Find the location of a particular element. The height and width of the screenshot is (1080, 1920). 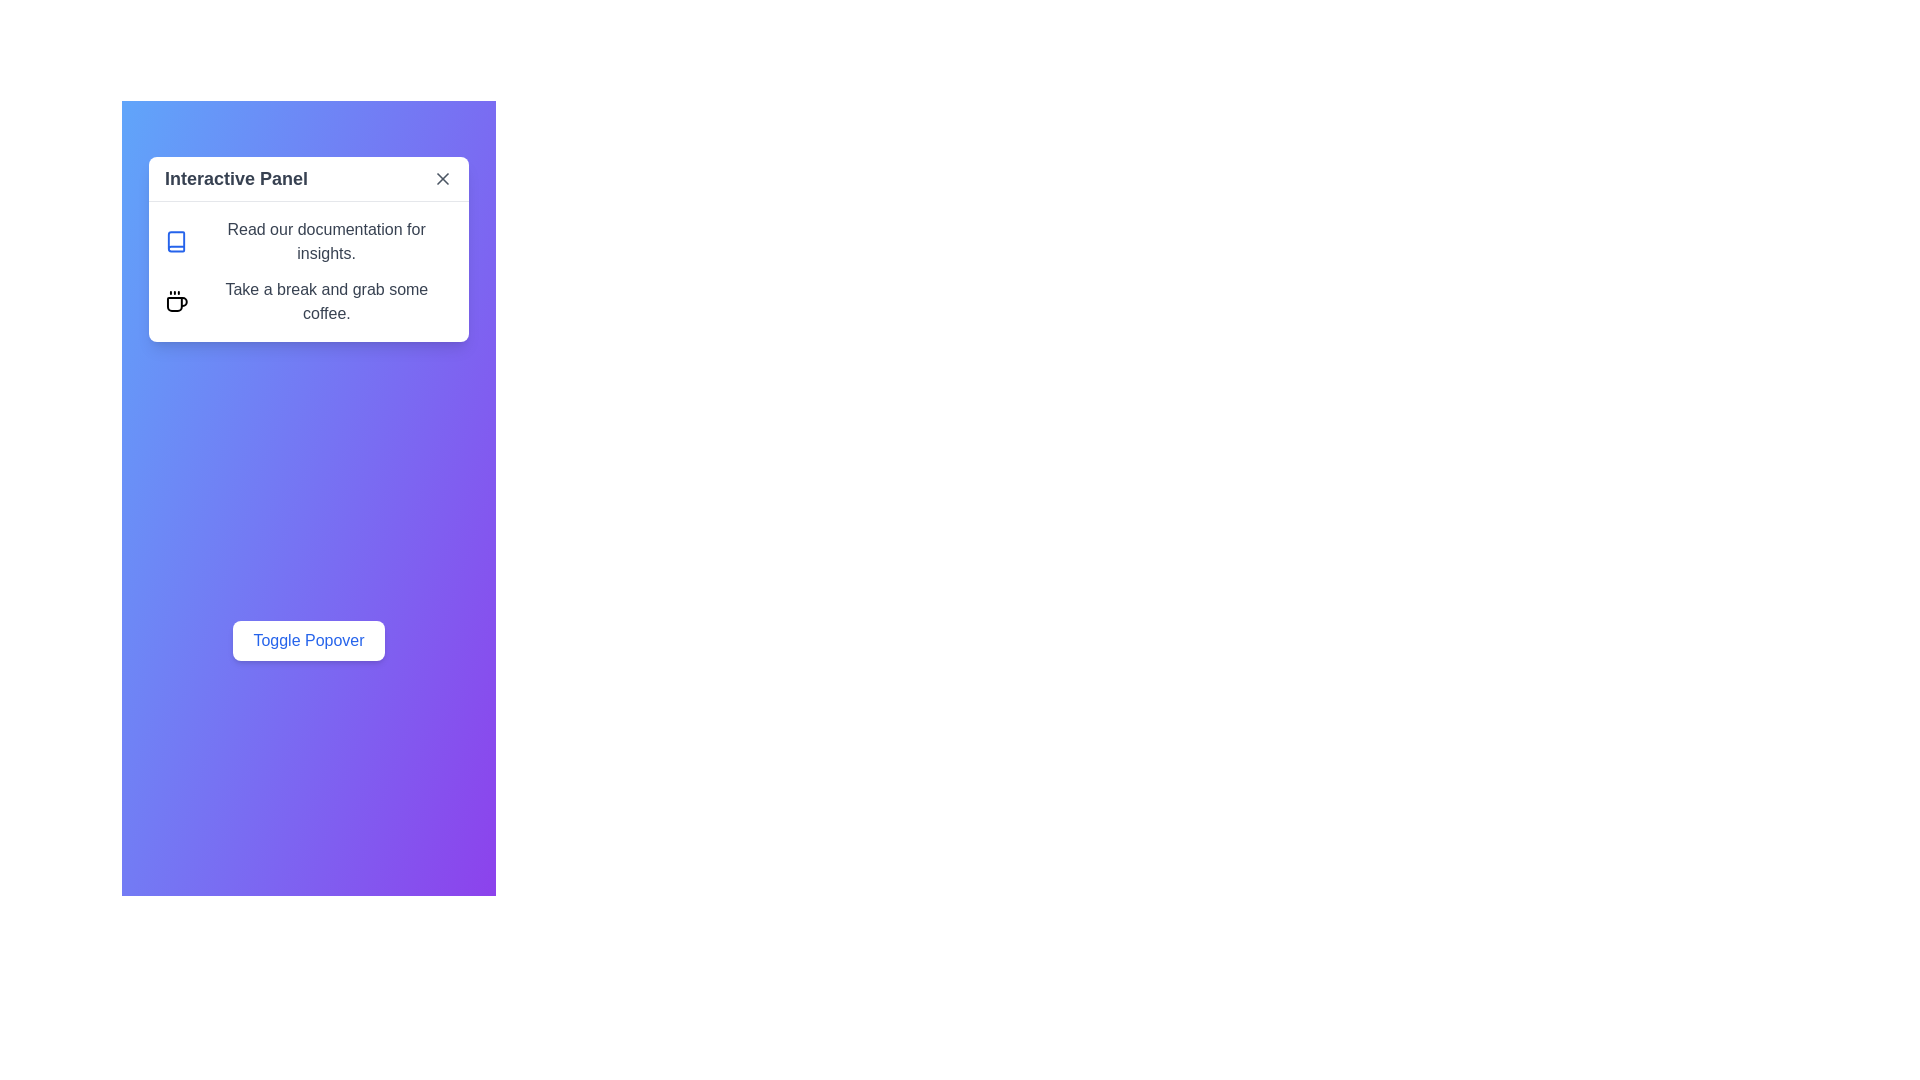

the contextual text content located towards the center-right of the interactive panel, adjacent to the coffee cup icon is located at coordinates (326, 301).